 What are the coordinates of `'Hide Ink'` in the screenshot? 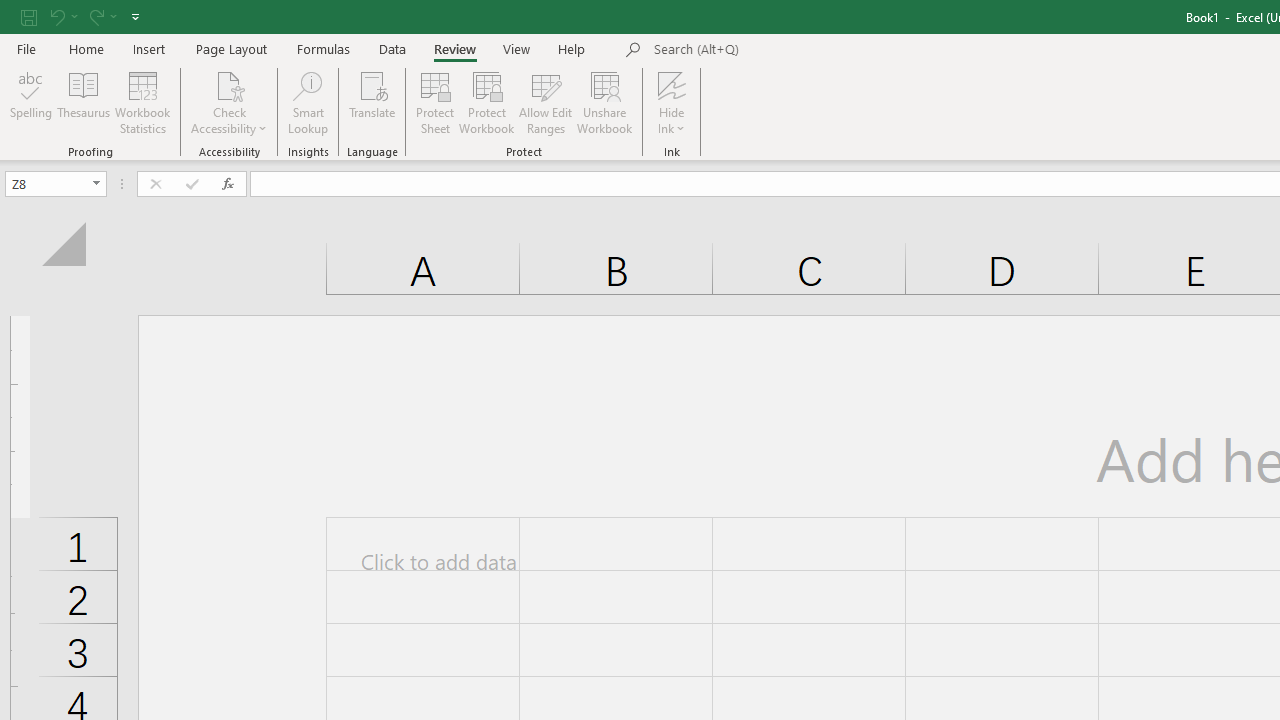 It's located at (672, 103).